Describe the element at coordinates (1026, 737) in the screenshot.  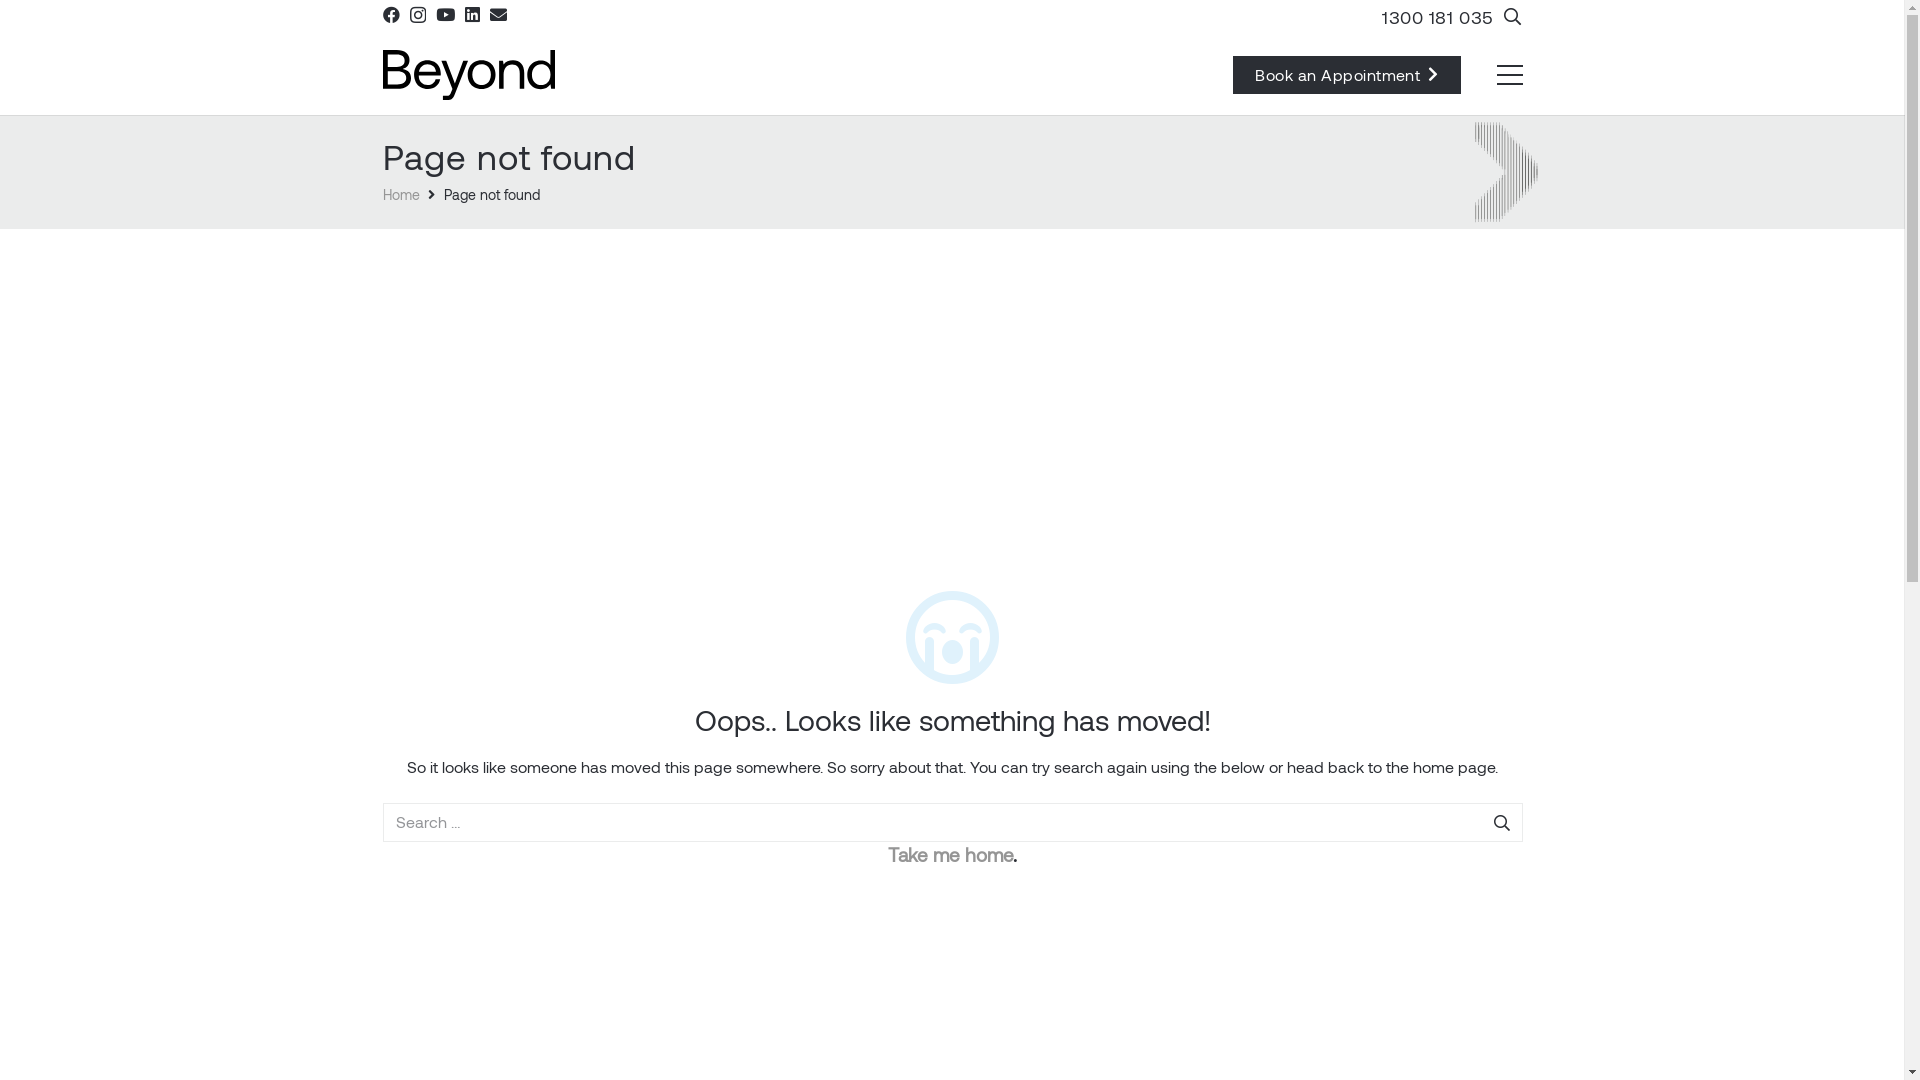
I see `'Send an Email'` at that location.